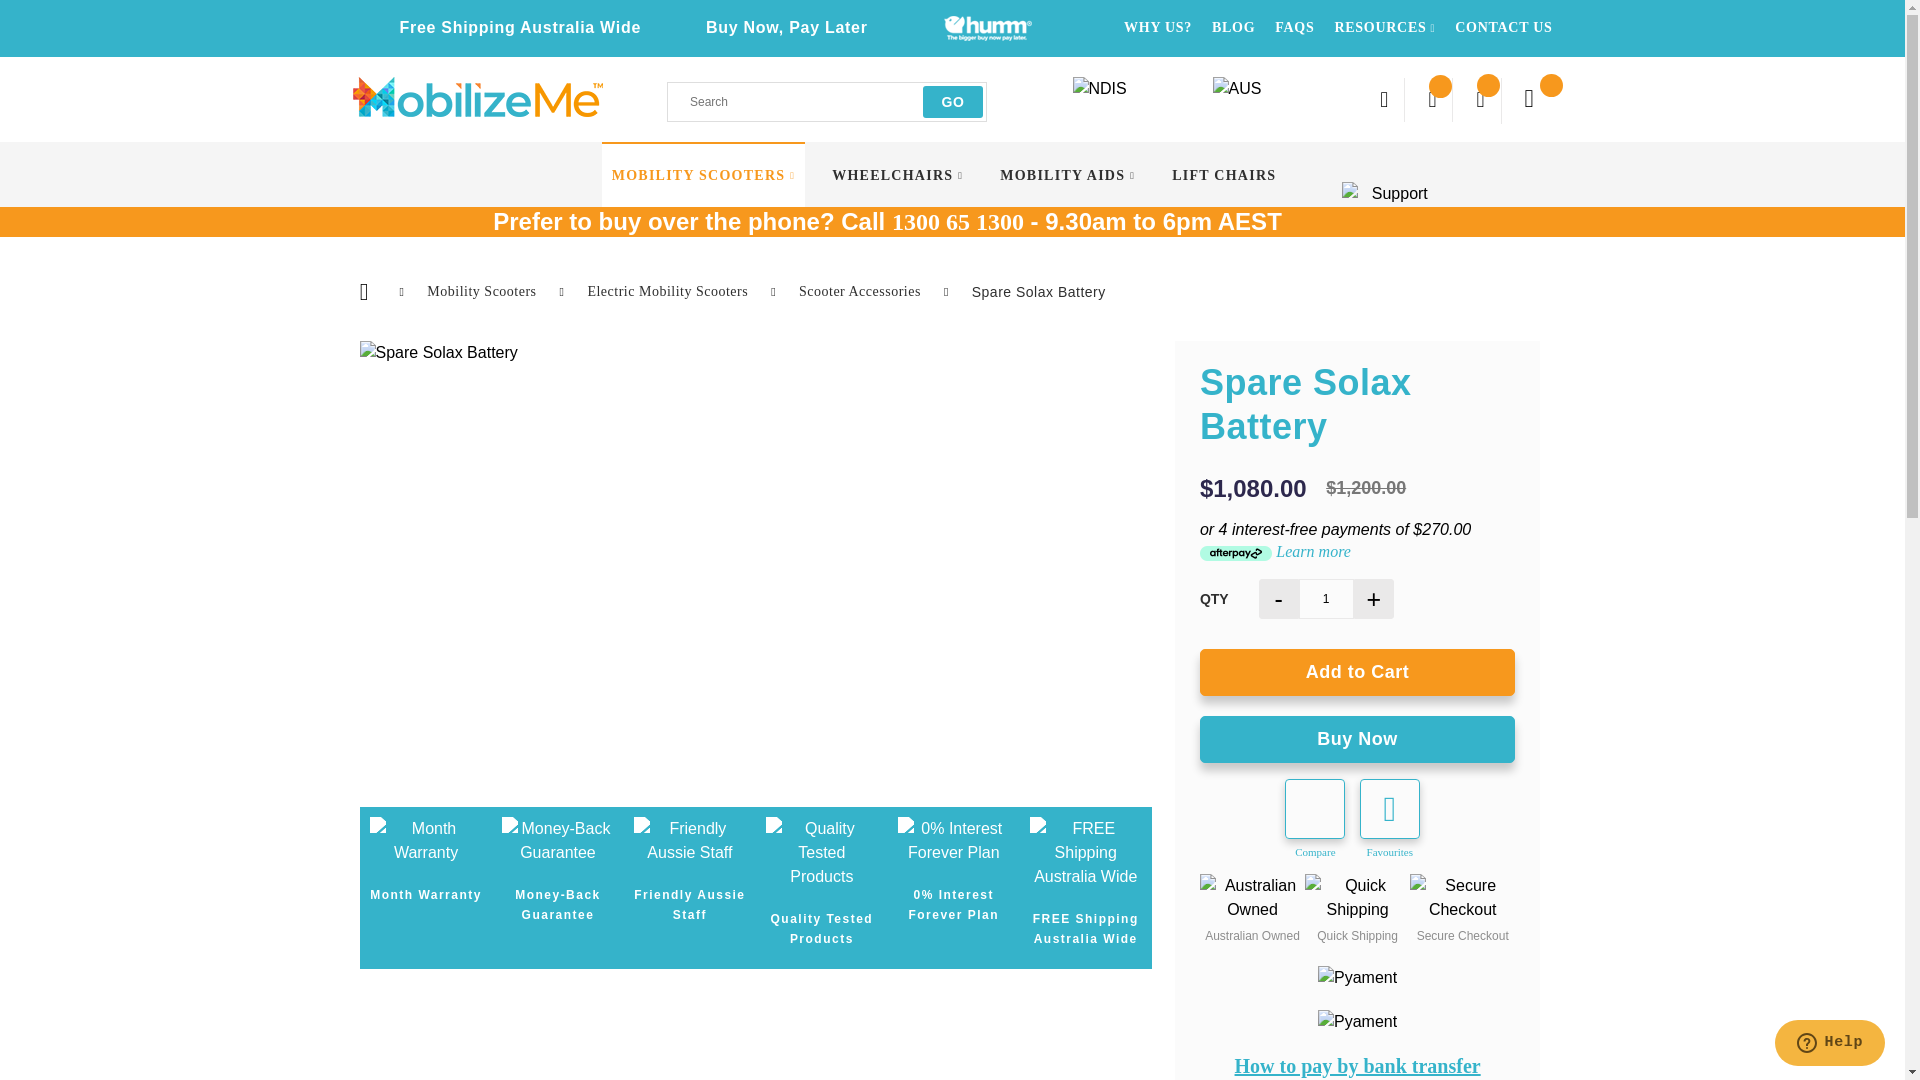 The height and width of the screenshot is (1080, 1920). What do you see at coordinates (1372, 597) in the screenshot?
I see `'+'` at bounding box center [1372, 597].